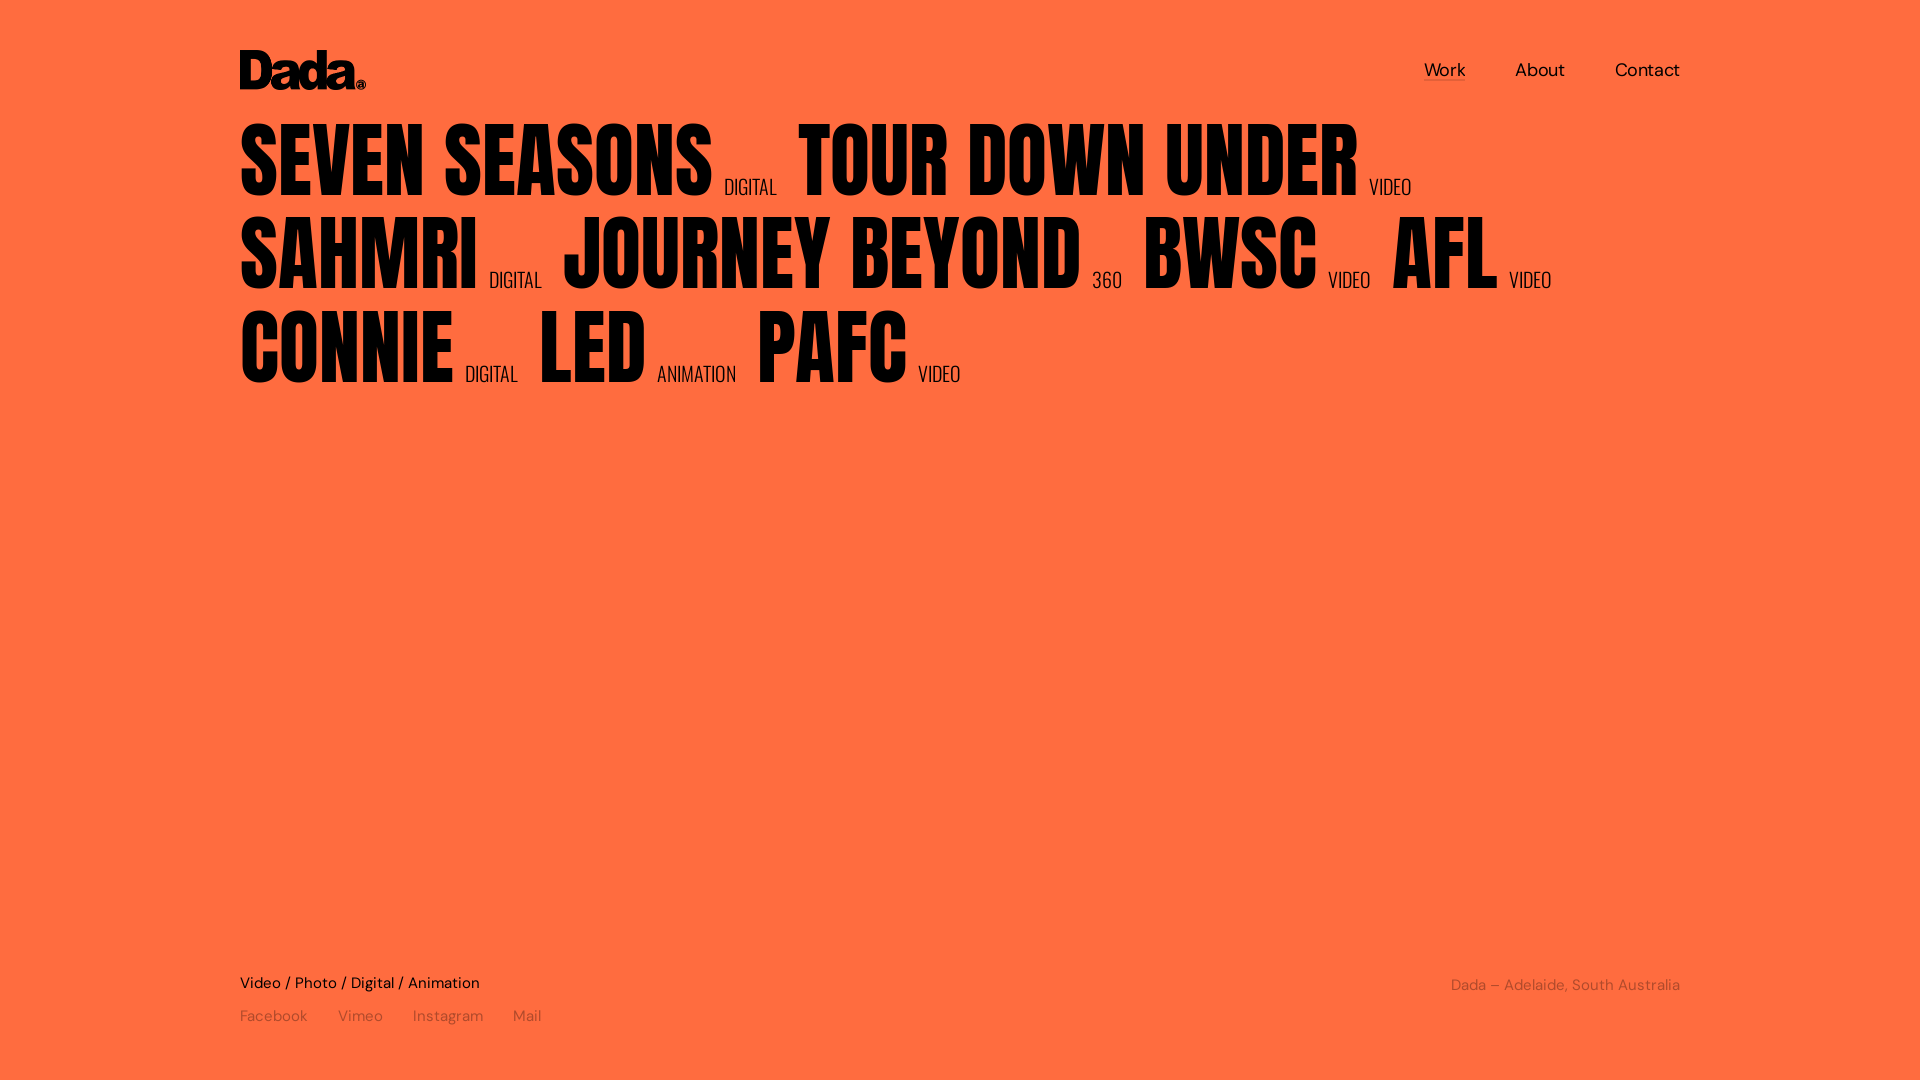 Image resolution: width=1920 pixels, height=1080 pixels. Describe the element at coordinates (1444, 68) in the screenshot. I see `'Work'` at that location.